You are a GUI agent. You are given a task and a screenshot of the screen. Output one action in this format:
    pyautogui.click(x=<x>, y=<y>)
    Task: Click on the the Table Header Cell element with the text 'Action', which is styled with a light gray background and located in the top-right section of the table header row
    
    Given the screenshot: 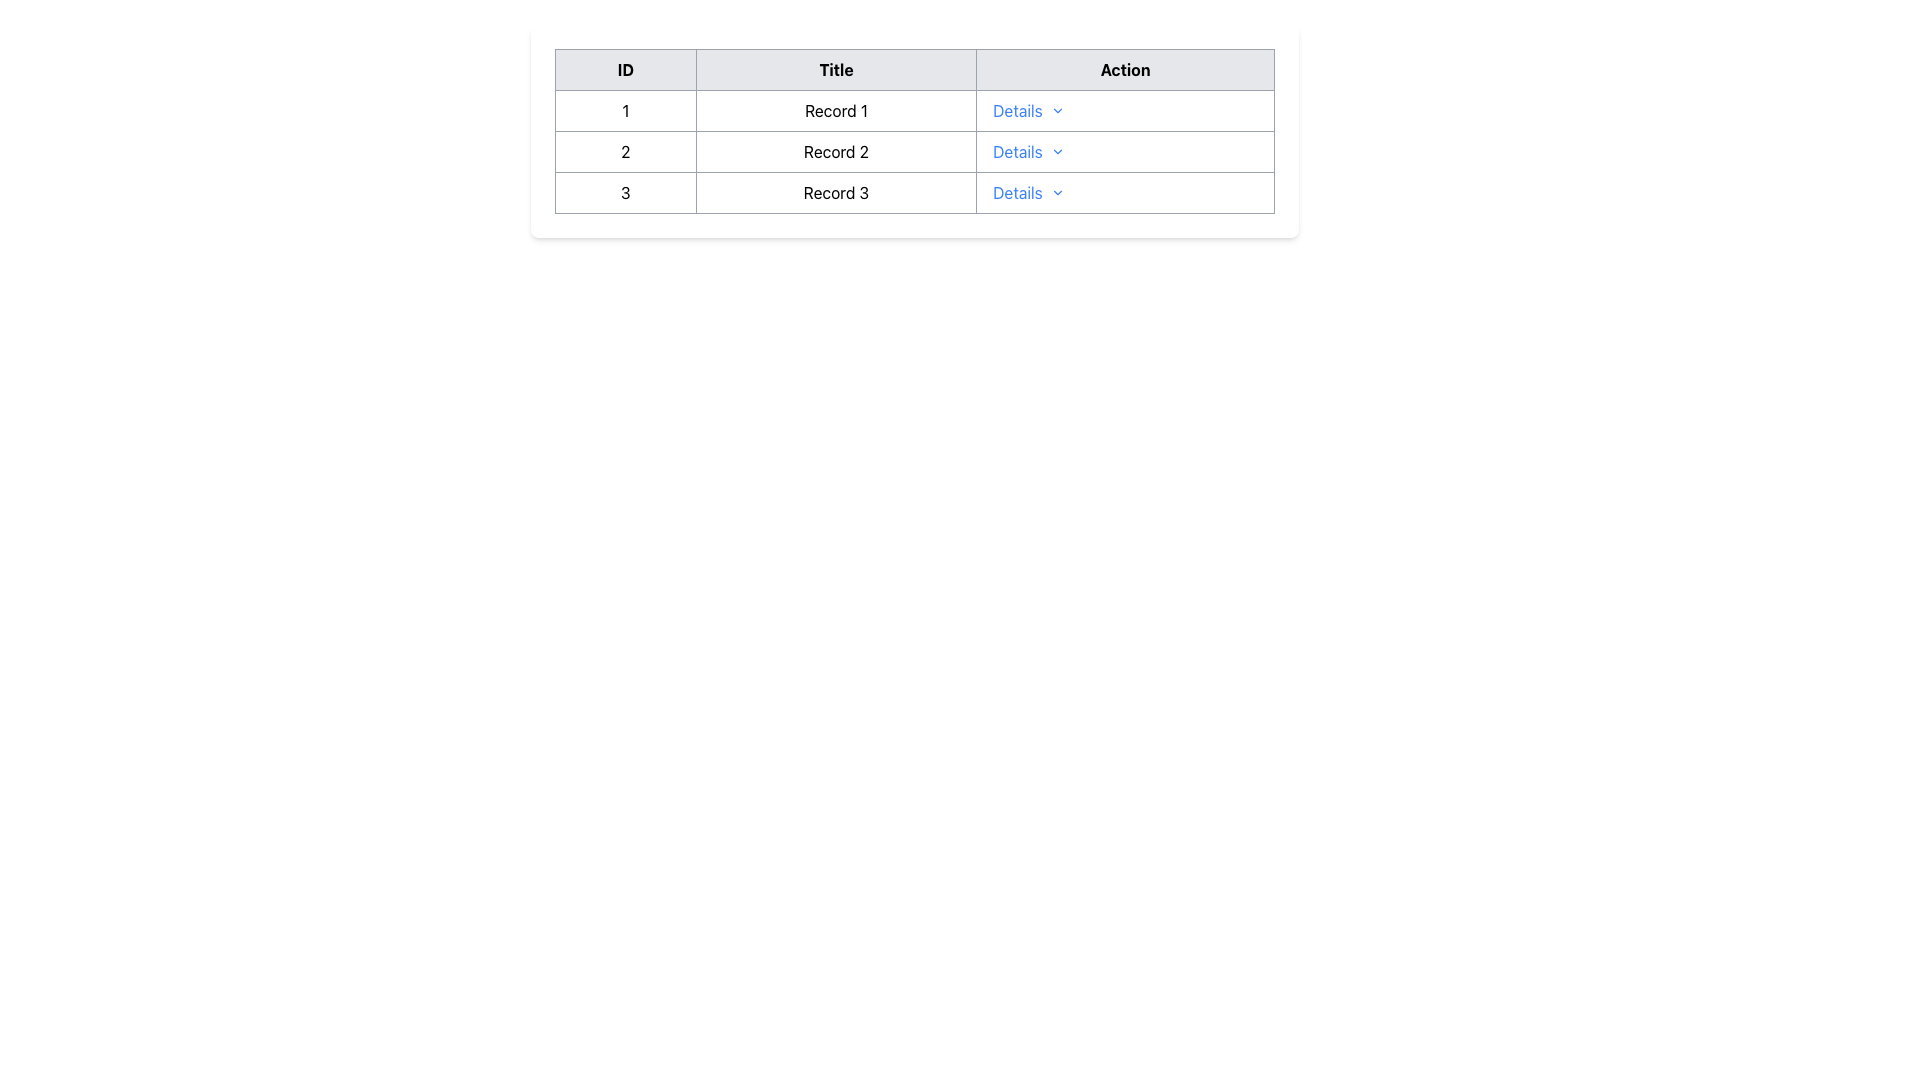 What is the action you would take?
    pyautogui.click(x=1125, y=68)
    